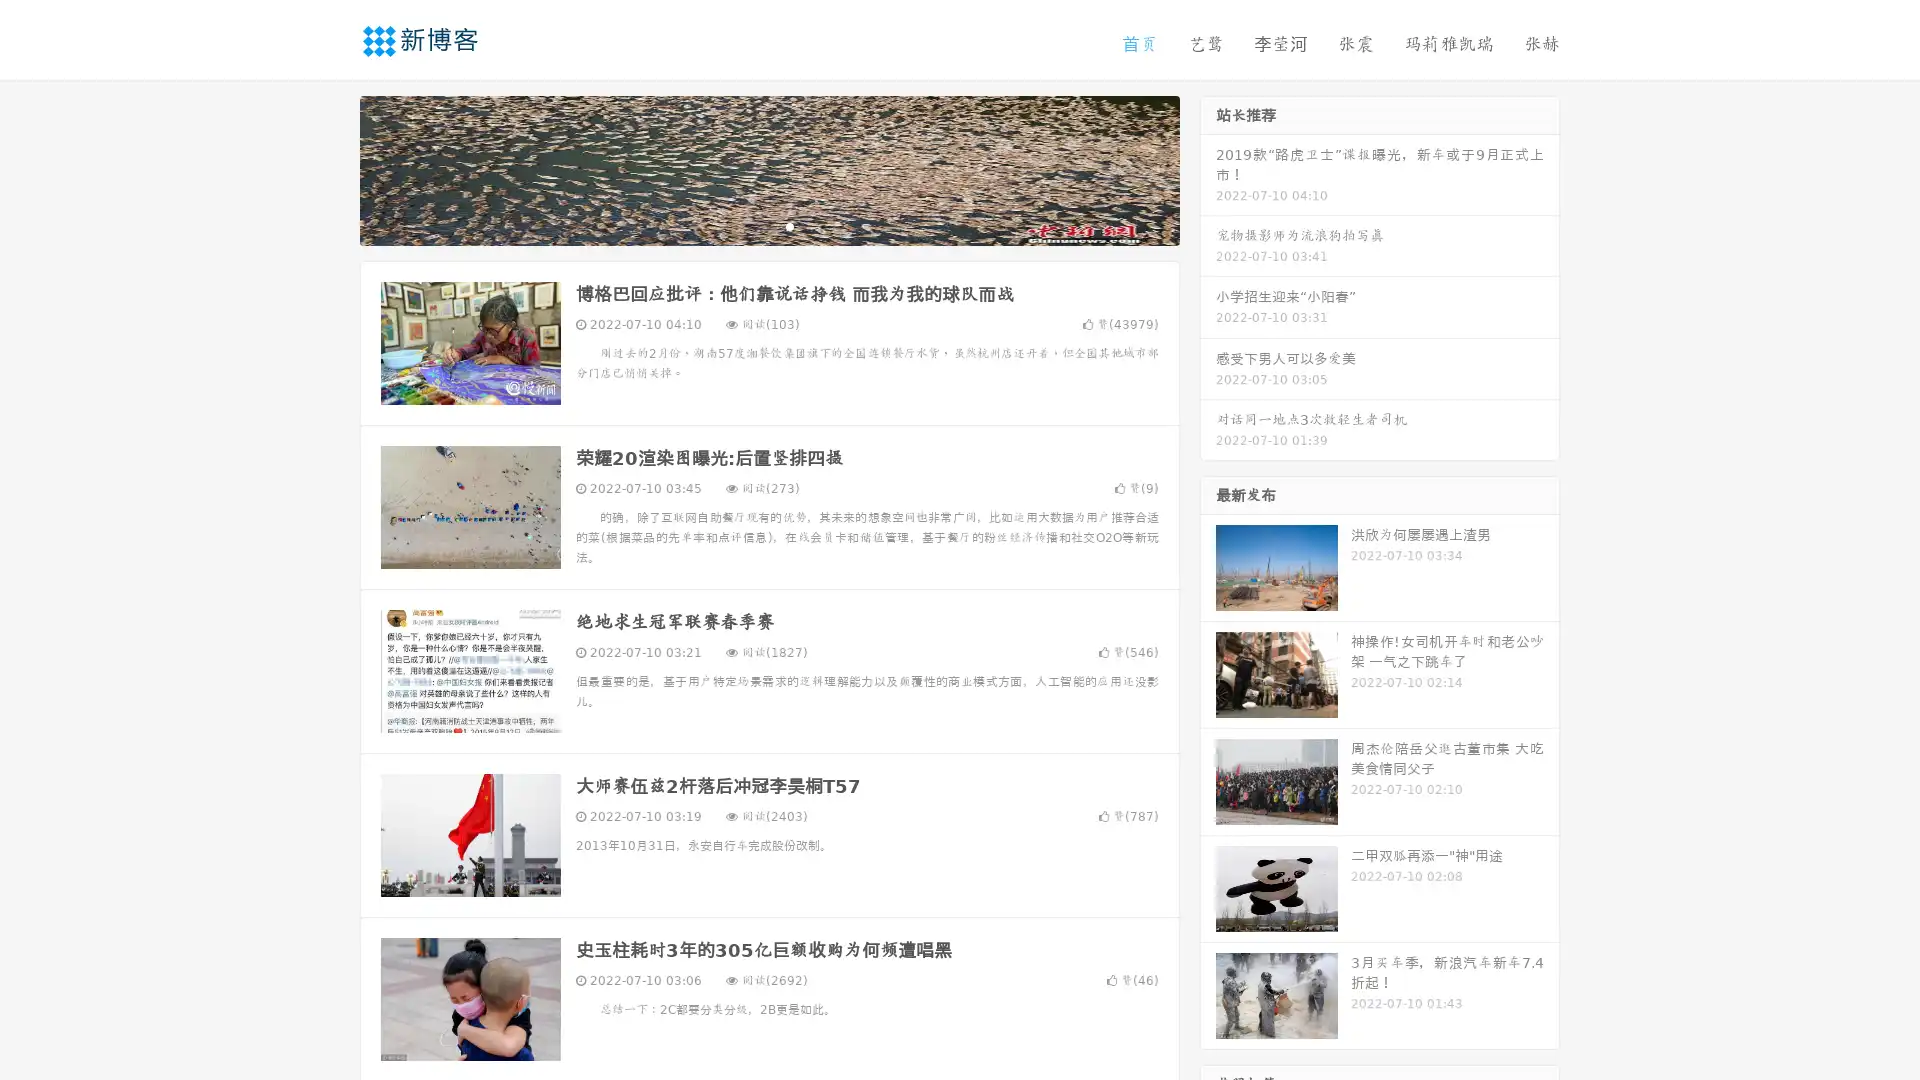 Image resolution: width=1920 pixels, height=1080 pixels. I want to click on Previous slide, so click(330, 168).